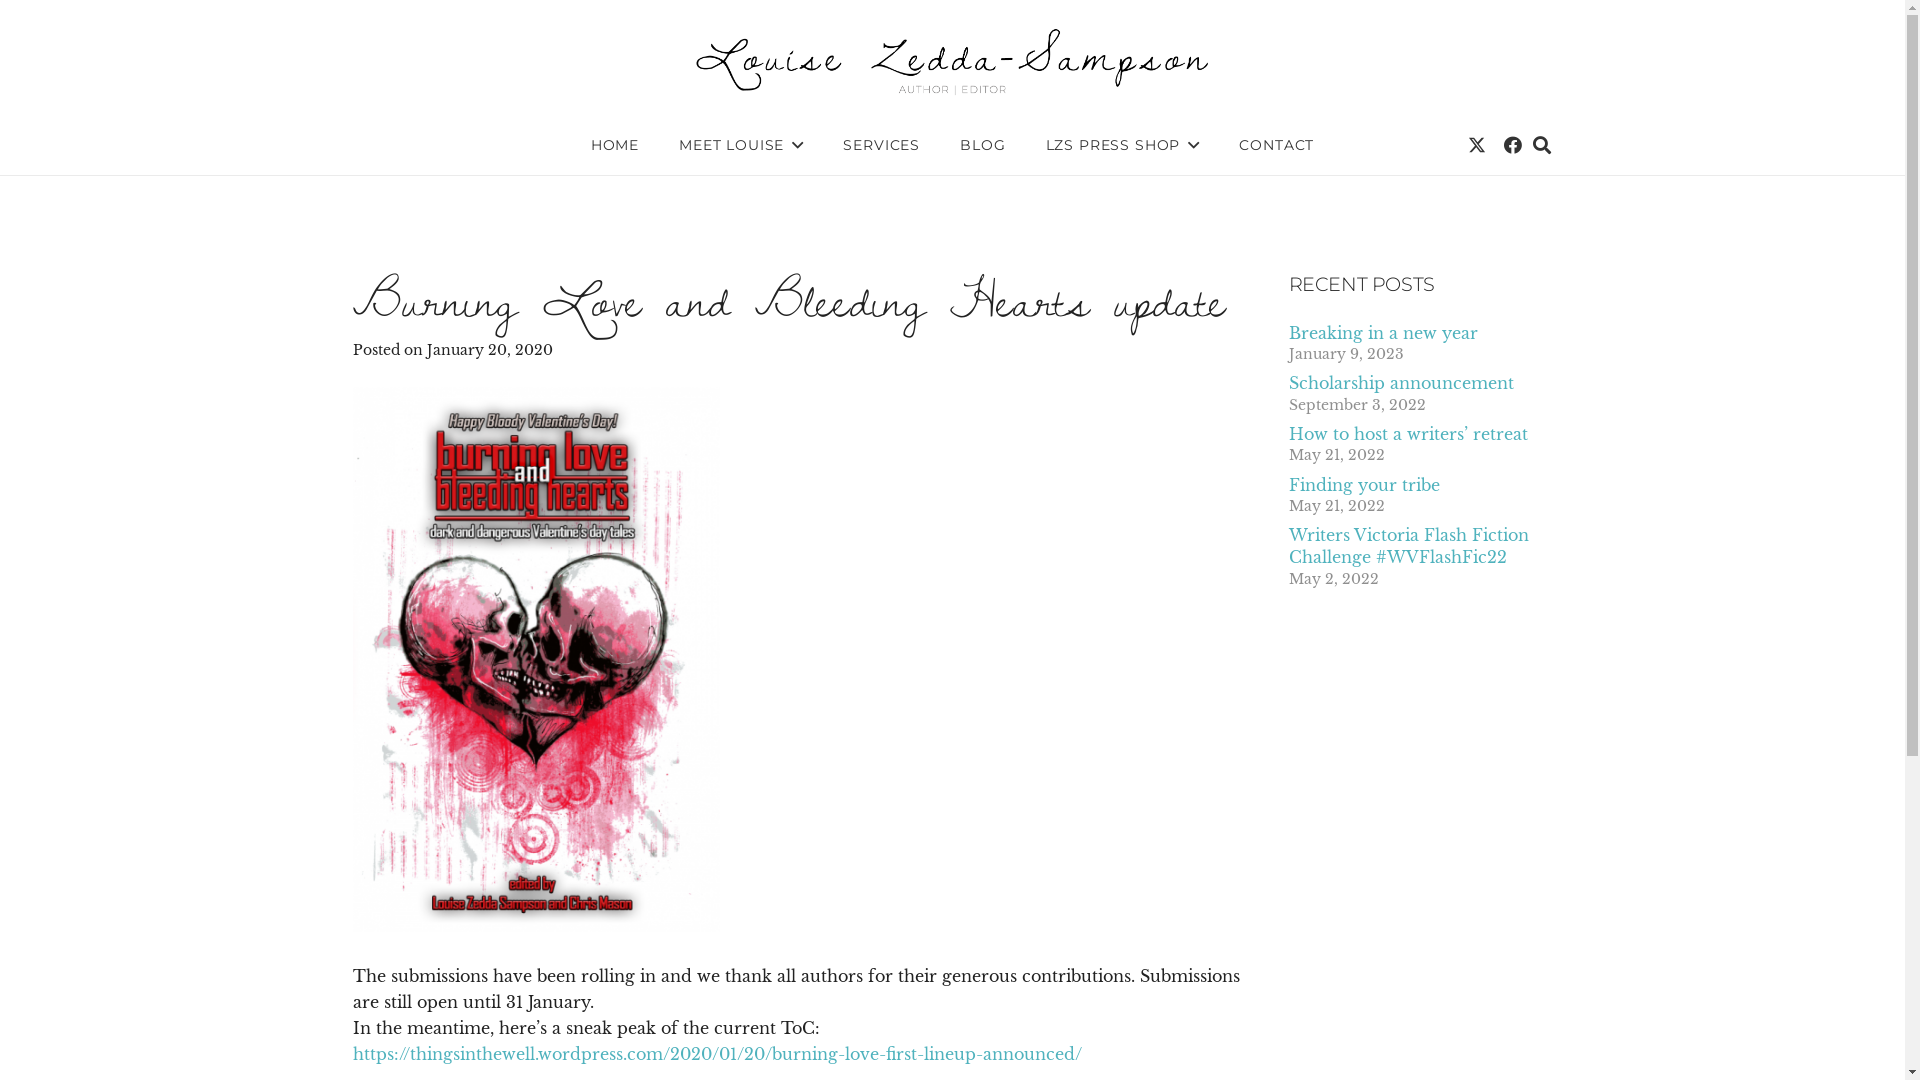 This screenshot has width=1920, height=1080. What do you see at coordinates (1362, 485) in the screenshot?
I see `'Finding your tribe'` at bounding box center [1362, 485].